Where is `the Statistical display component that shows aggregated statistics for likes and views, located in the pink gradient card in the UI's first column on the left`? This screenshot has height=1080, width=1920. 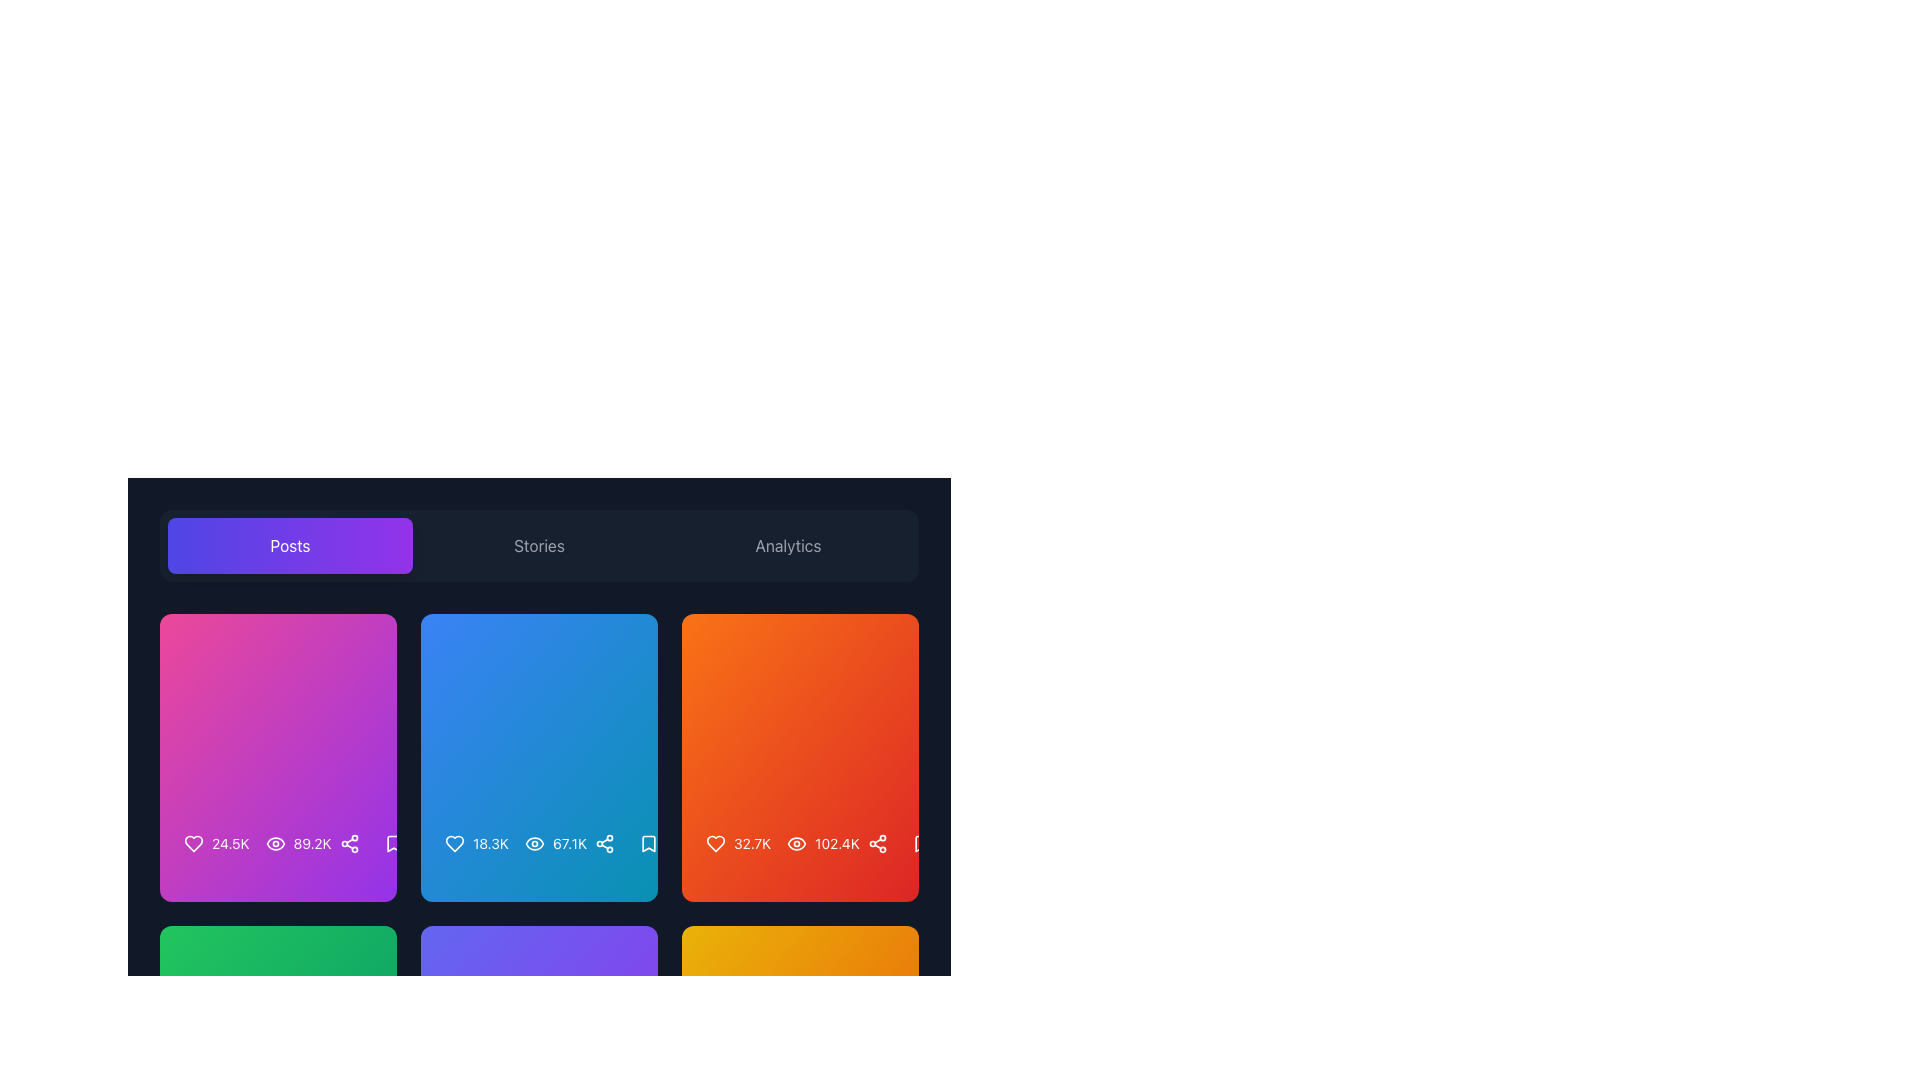 the Statistical display component that shows aggregated statistics for likes and views, located in the pink gradient card in the UI's first column on the left is located at coordinates (256, 844).